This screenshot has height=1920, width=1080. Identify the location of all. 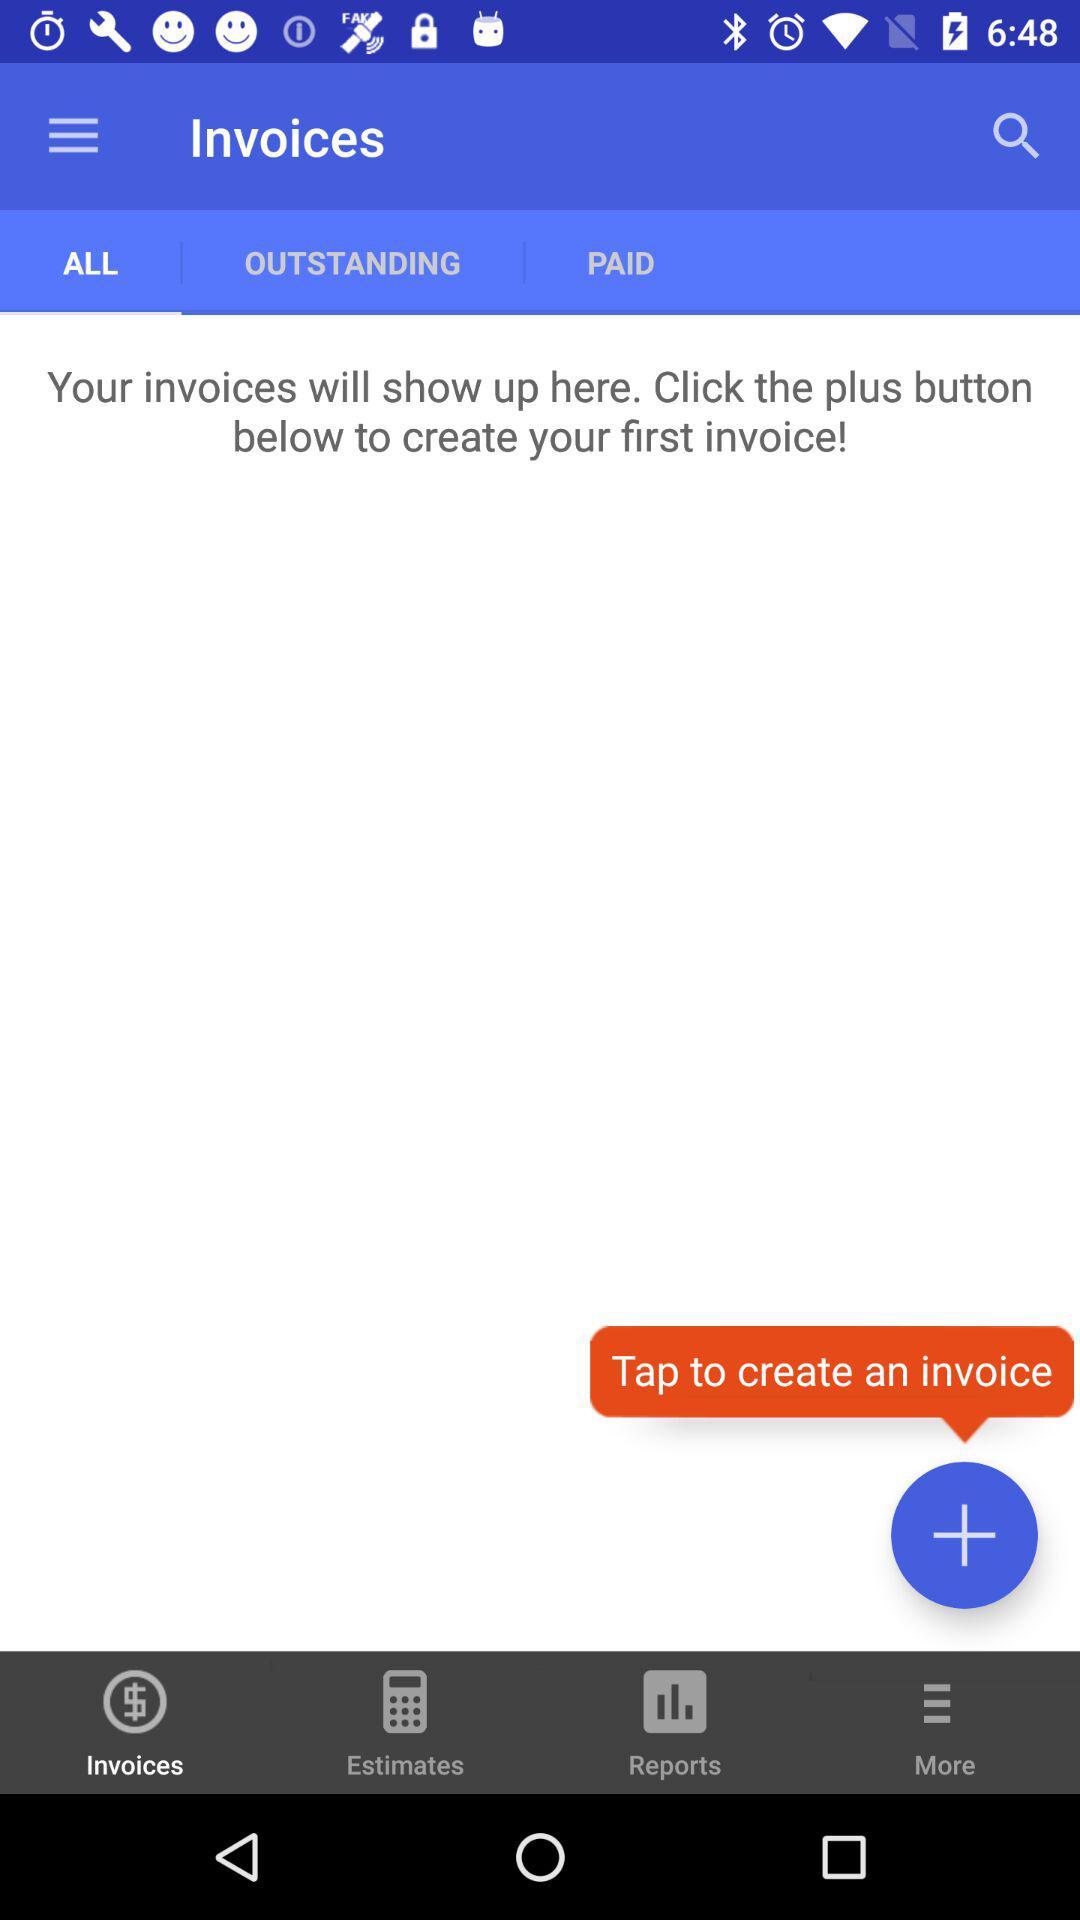
(90, 261).